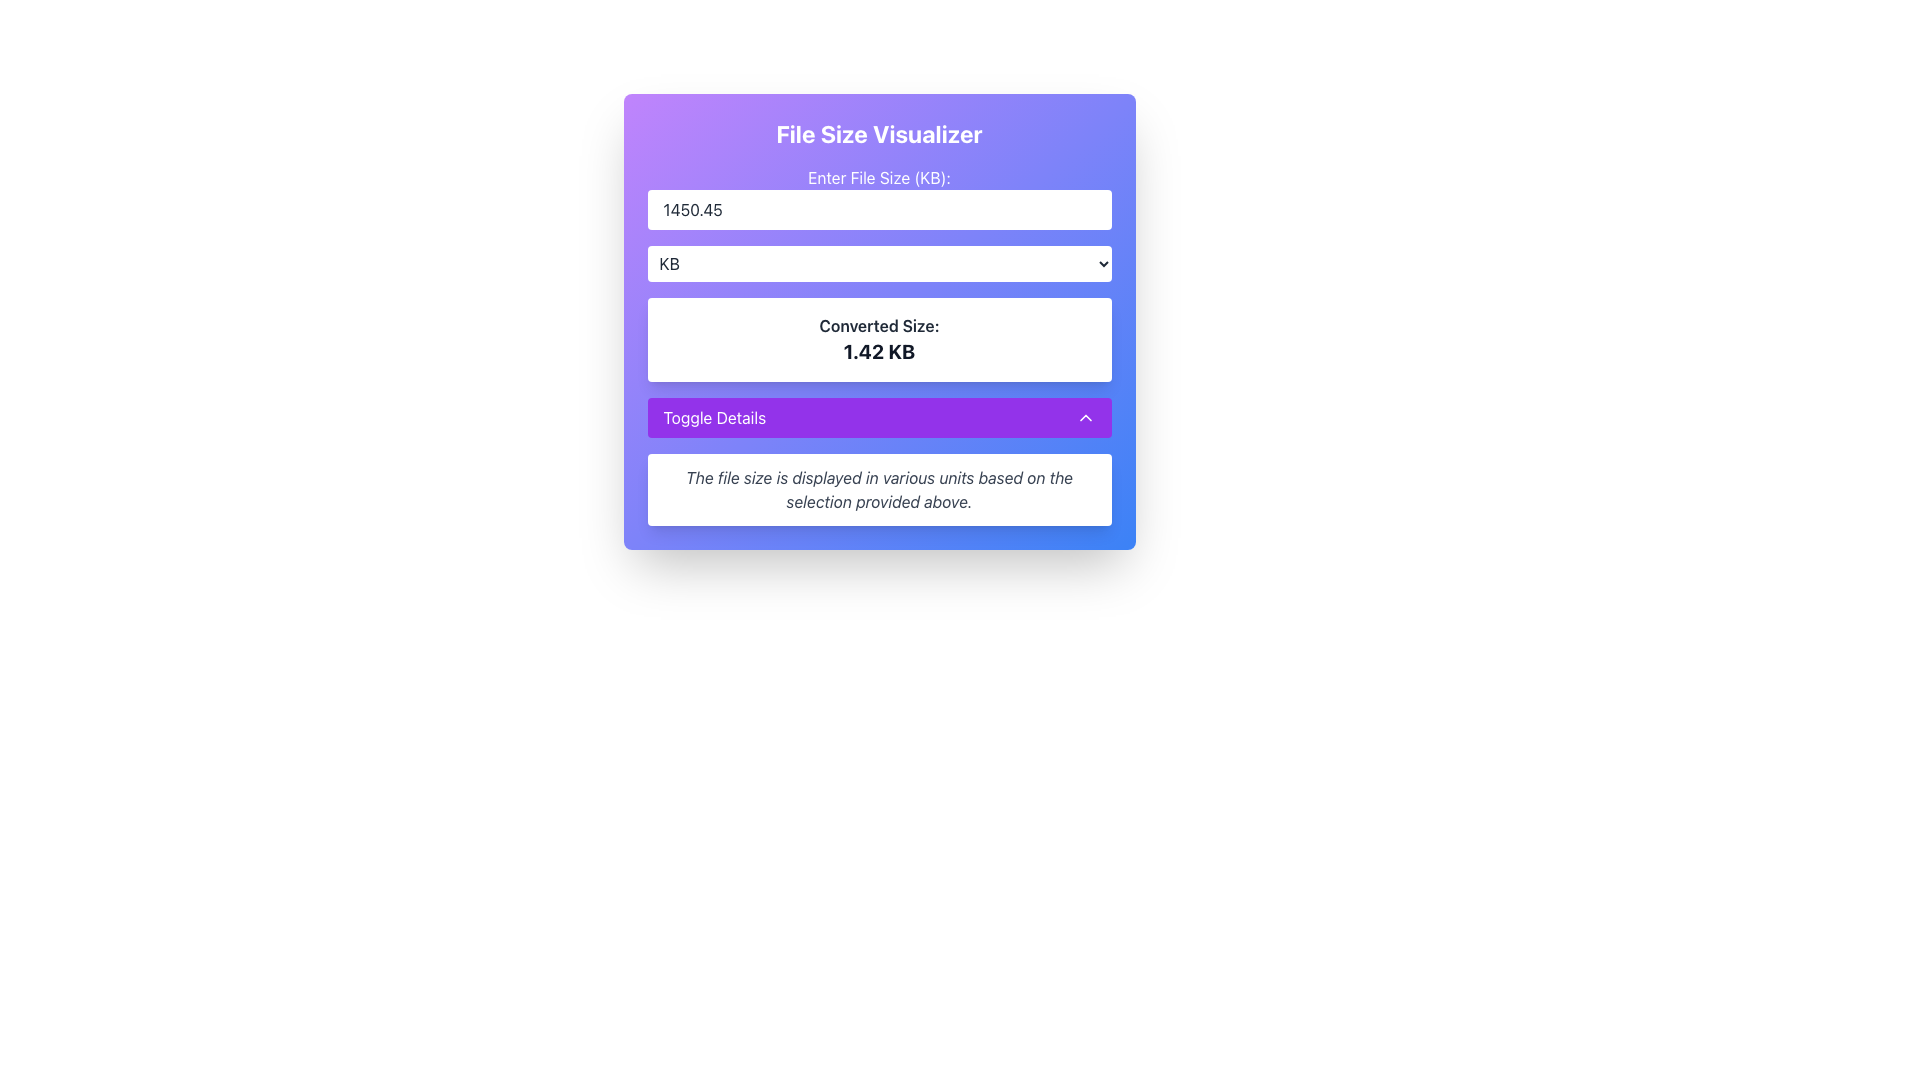 This screenshot has height=1080, width=1920. Describe the element at coordinates (879, 176) in the screenshot. I see `the text label displaying 'Enter File Size (KB):' which is on a purple rectangular background, located above a number input field` at that location.